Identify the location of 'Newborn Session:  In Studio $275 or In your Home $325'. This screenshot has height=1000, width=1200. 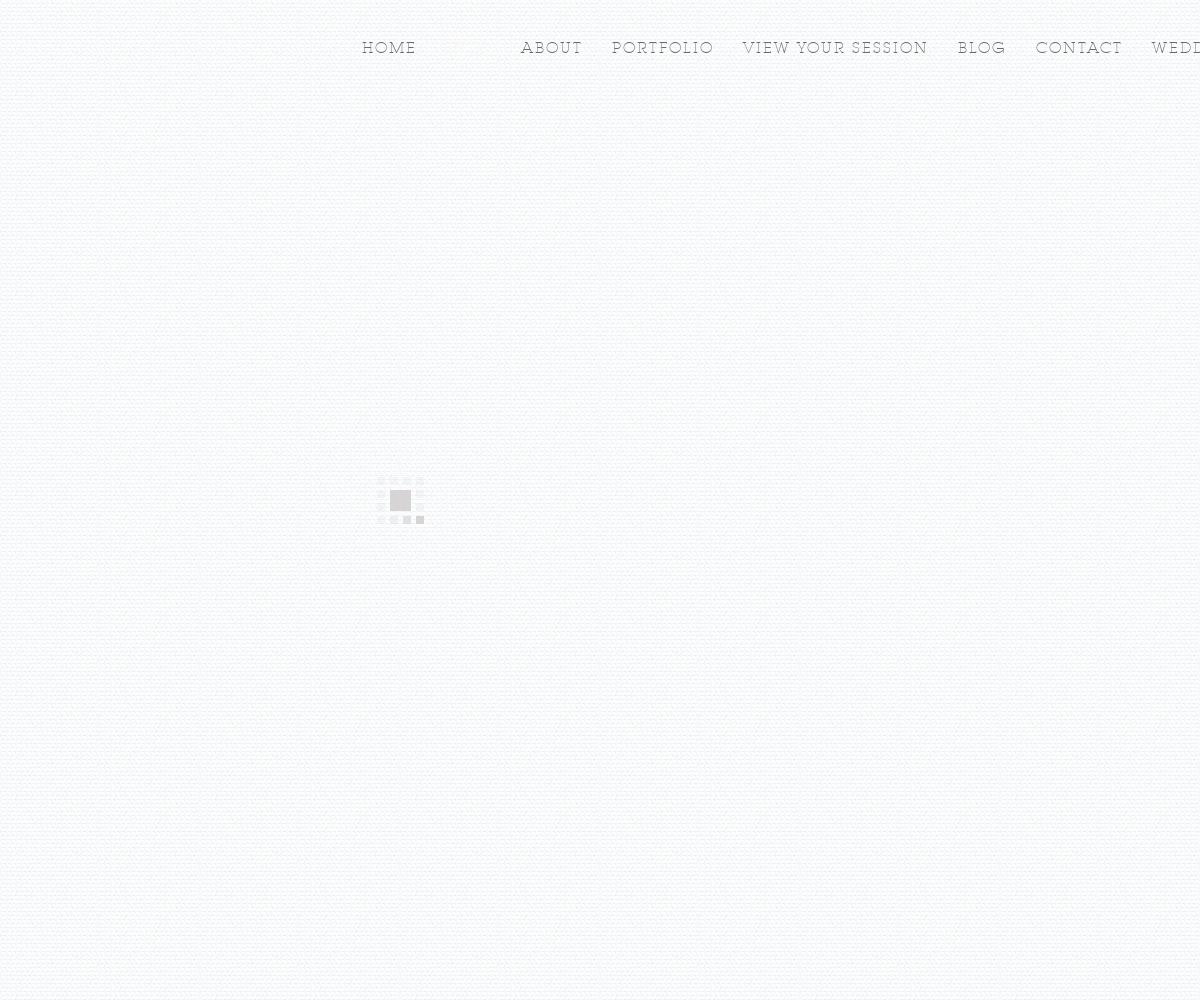
(593, 793).